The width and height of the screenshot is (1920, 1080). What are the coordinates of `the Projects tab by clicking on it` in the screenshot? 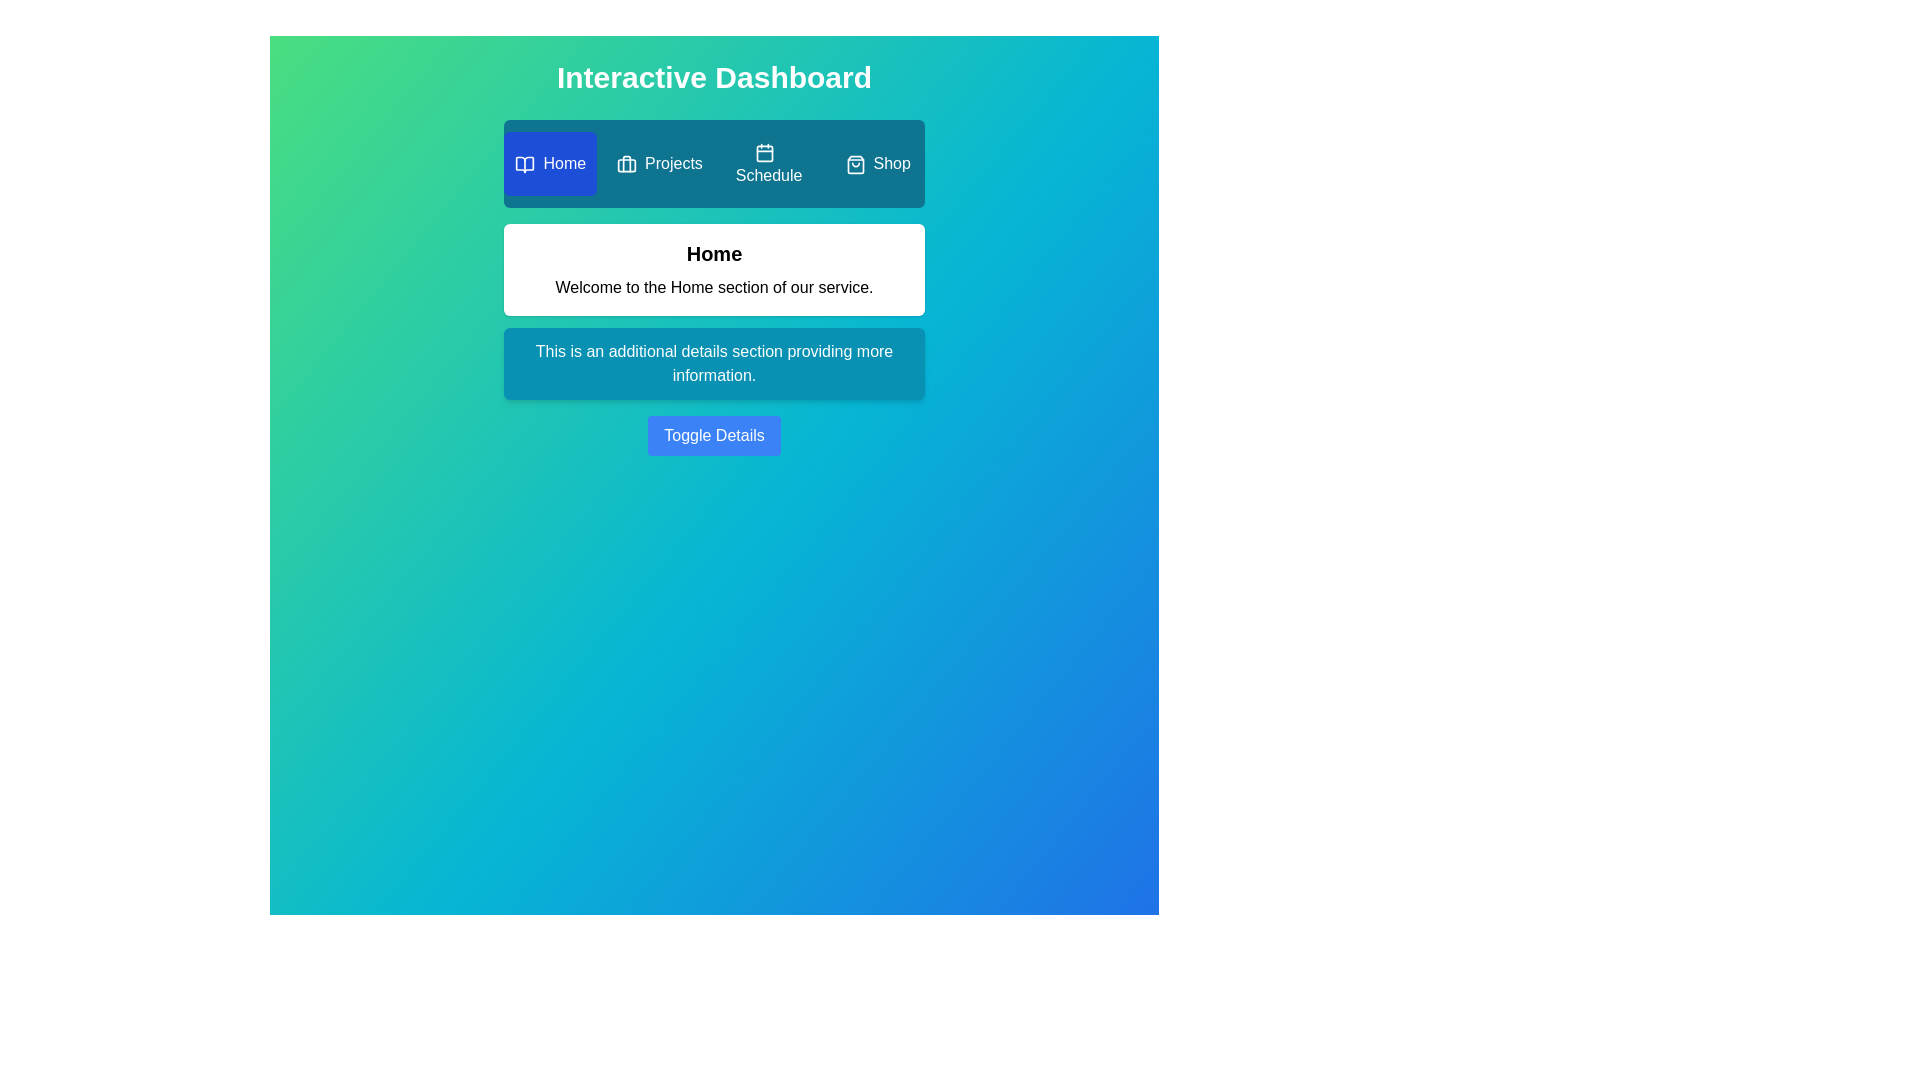 It's located at (659, 163).